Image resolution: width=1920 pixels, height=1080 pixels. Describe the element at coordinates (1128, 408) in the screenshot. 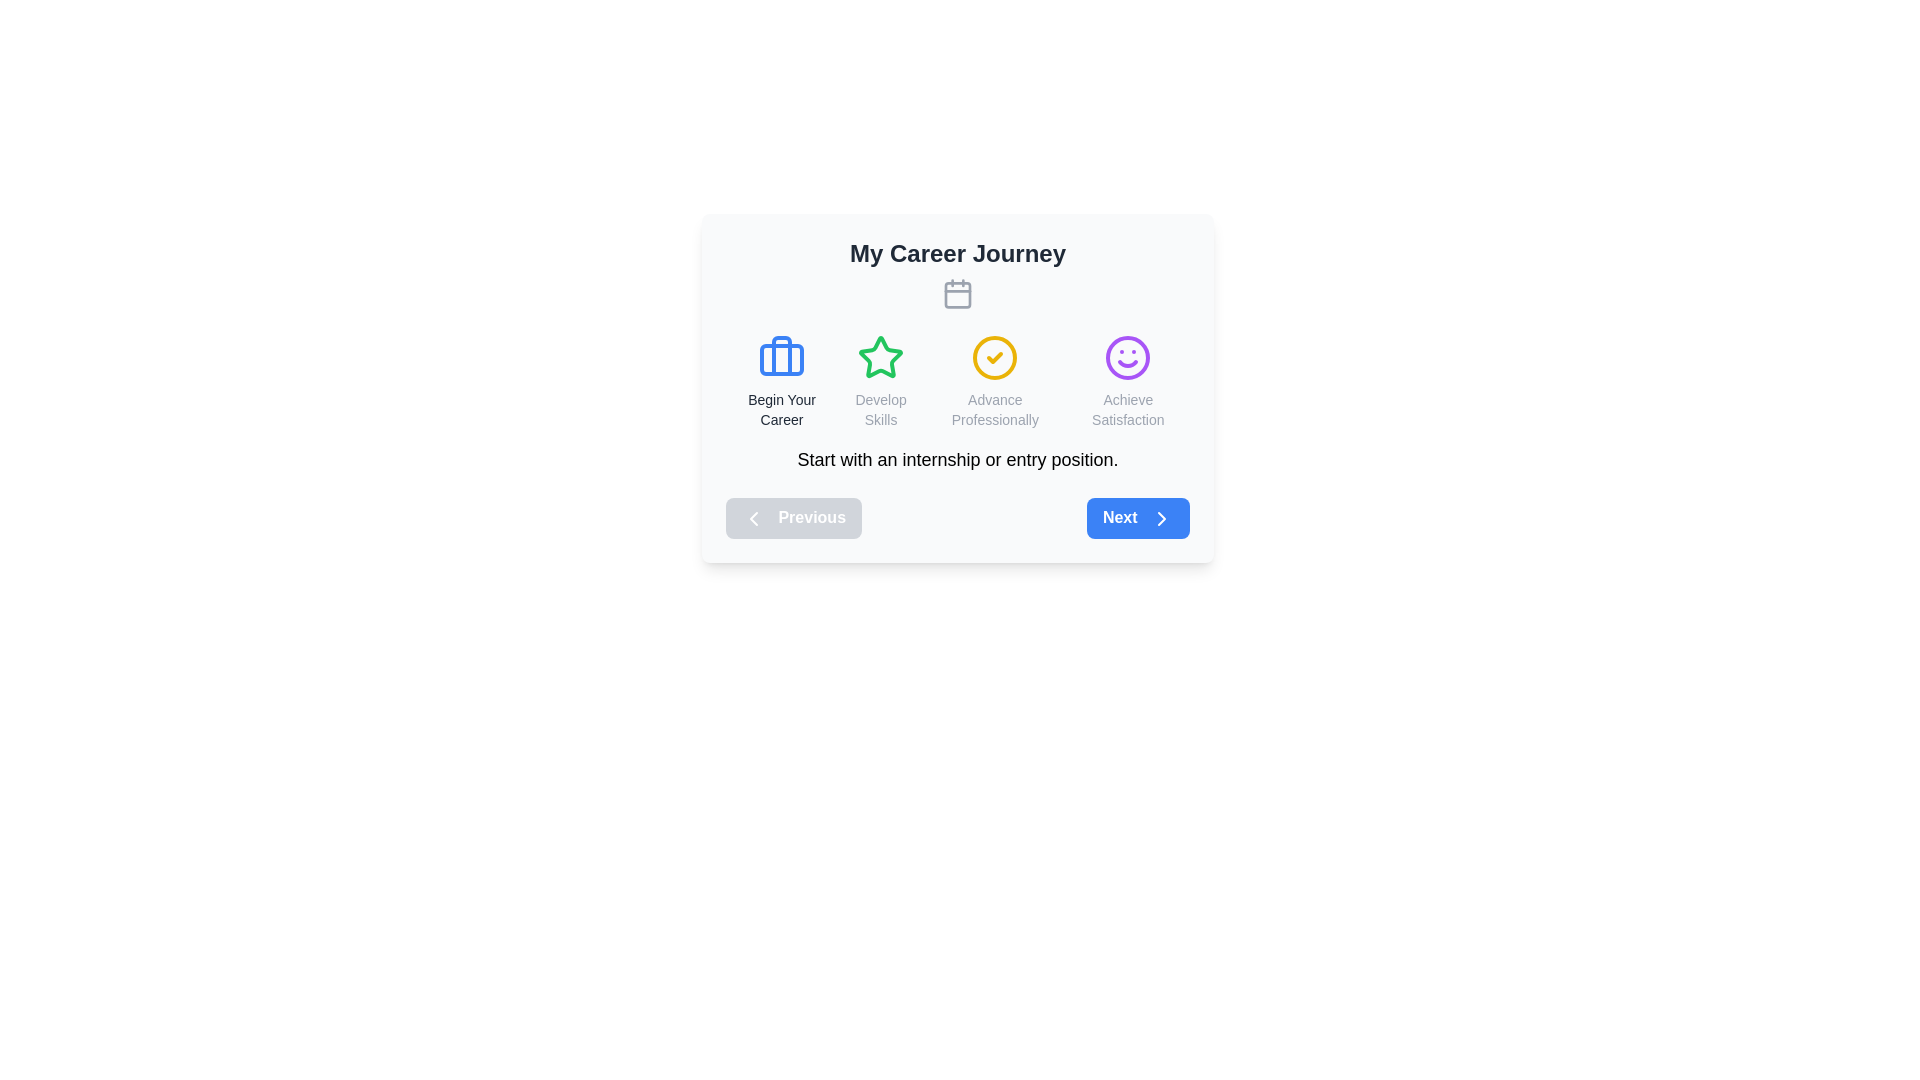

I see `the text label displaying 'Achieve Satisfaction' which is centrally located below a purple smiley-face icon` at that location.